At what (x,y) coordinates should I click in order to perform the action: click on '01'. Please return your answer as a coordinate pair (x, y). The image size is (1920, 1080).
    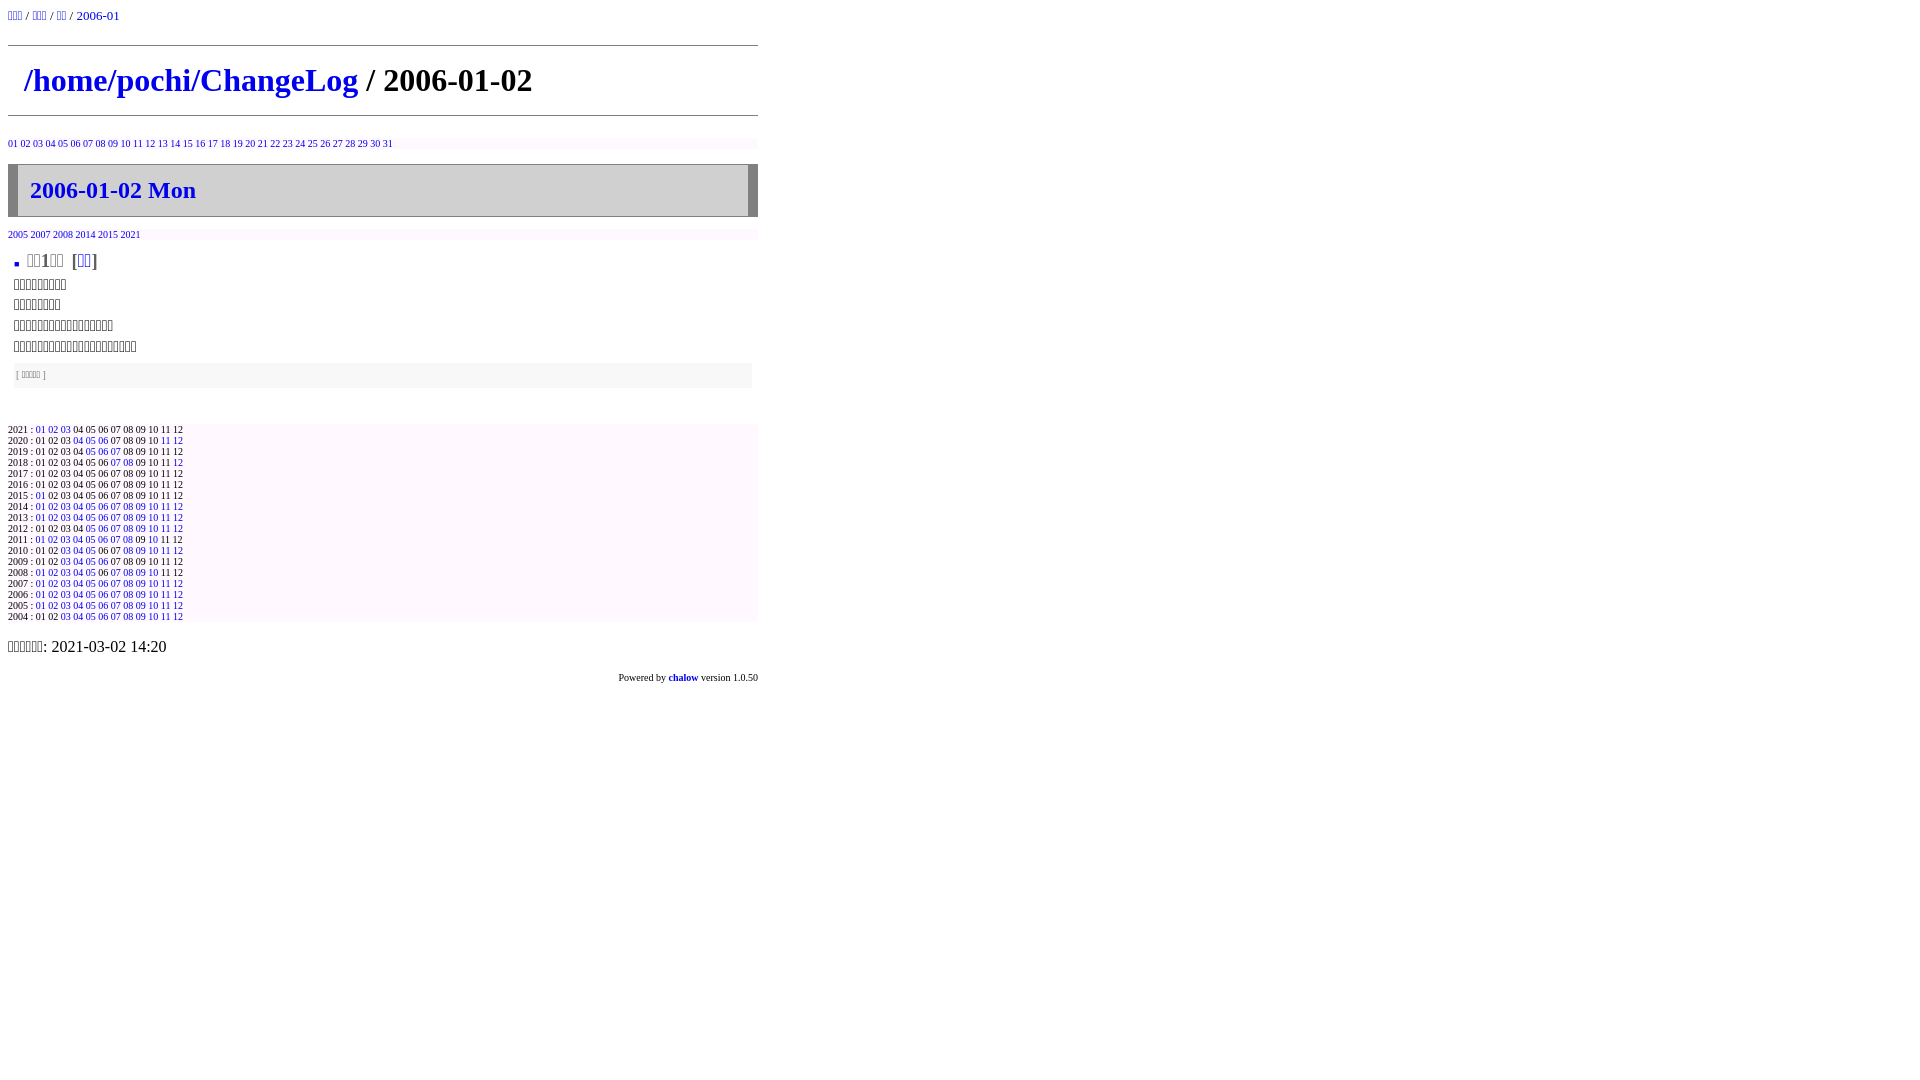
    Looking at the image, I should click on (41, 572).